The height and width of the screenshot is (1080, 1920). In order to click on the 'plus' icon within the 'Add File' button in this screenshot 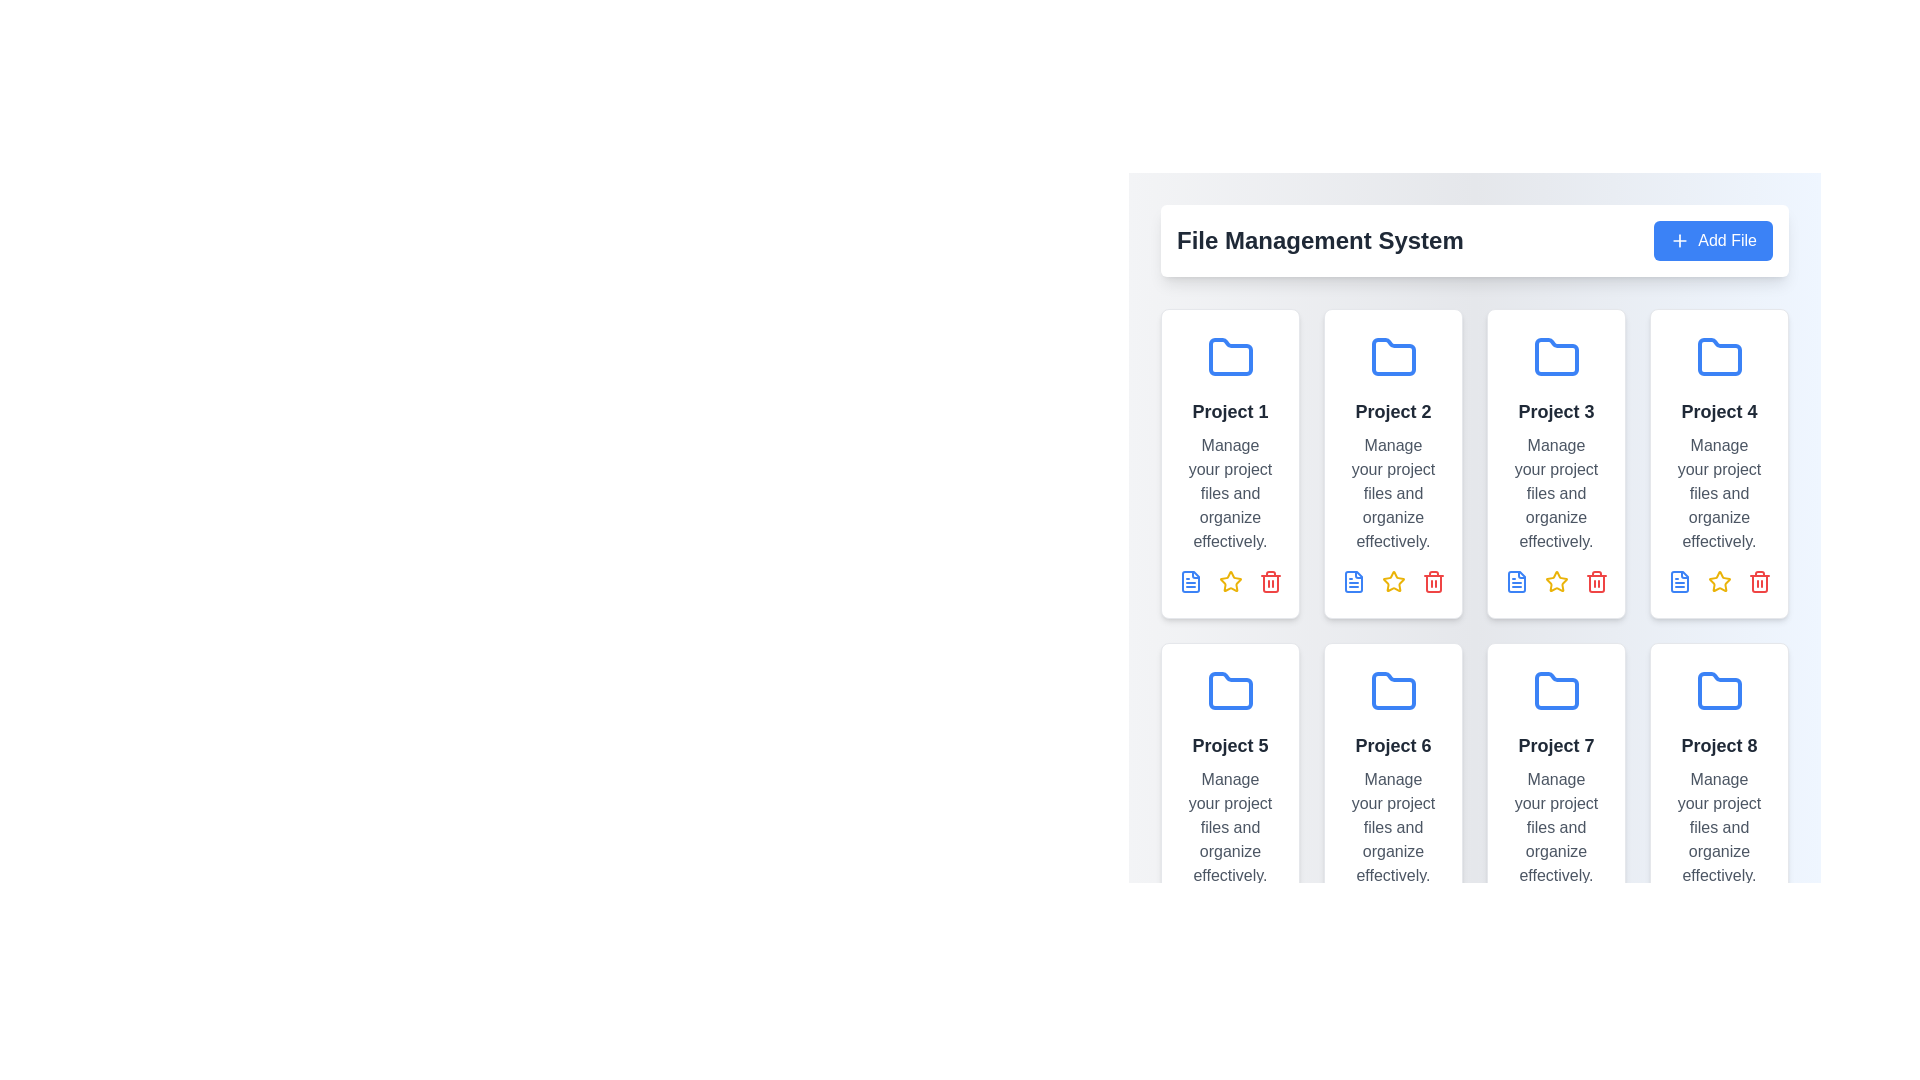, I will do `click(1680, 239)`.